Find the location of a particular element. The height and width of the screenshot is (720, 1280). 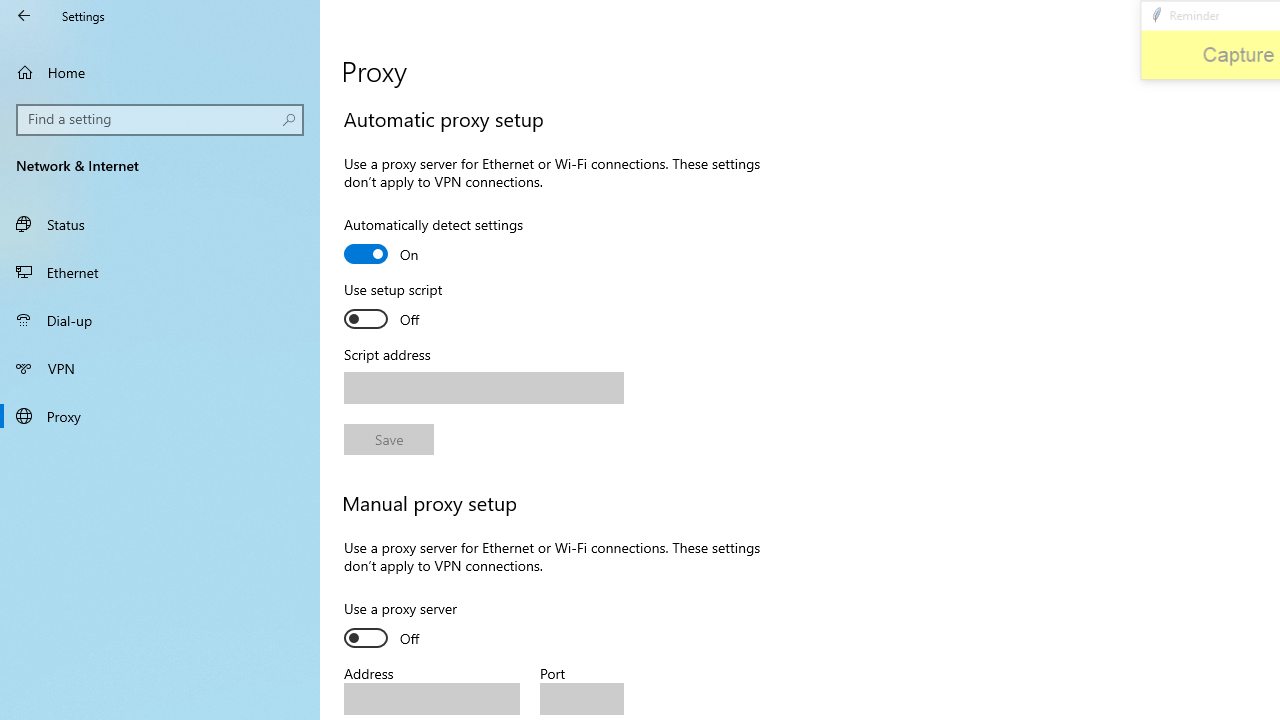

'Proxy' is located at coordinates (160, 414).